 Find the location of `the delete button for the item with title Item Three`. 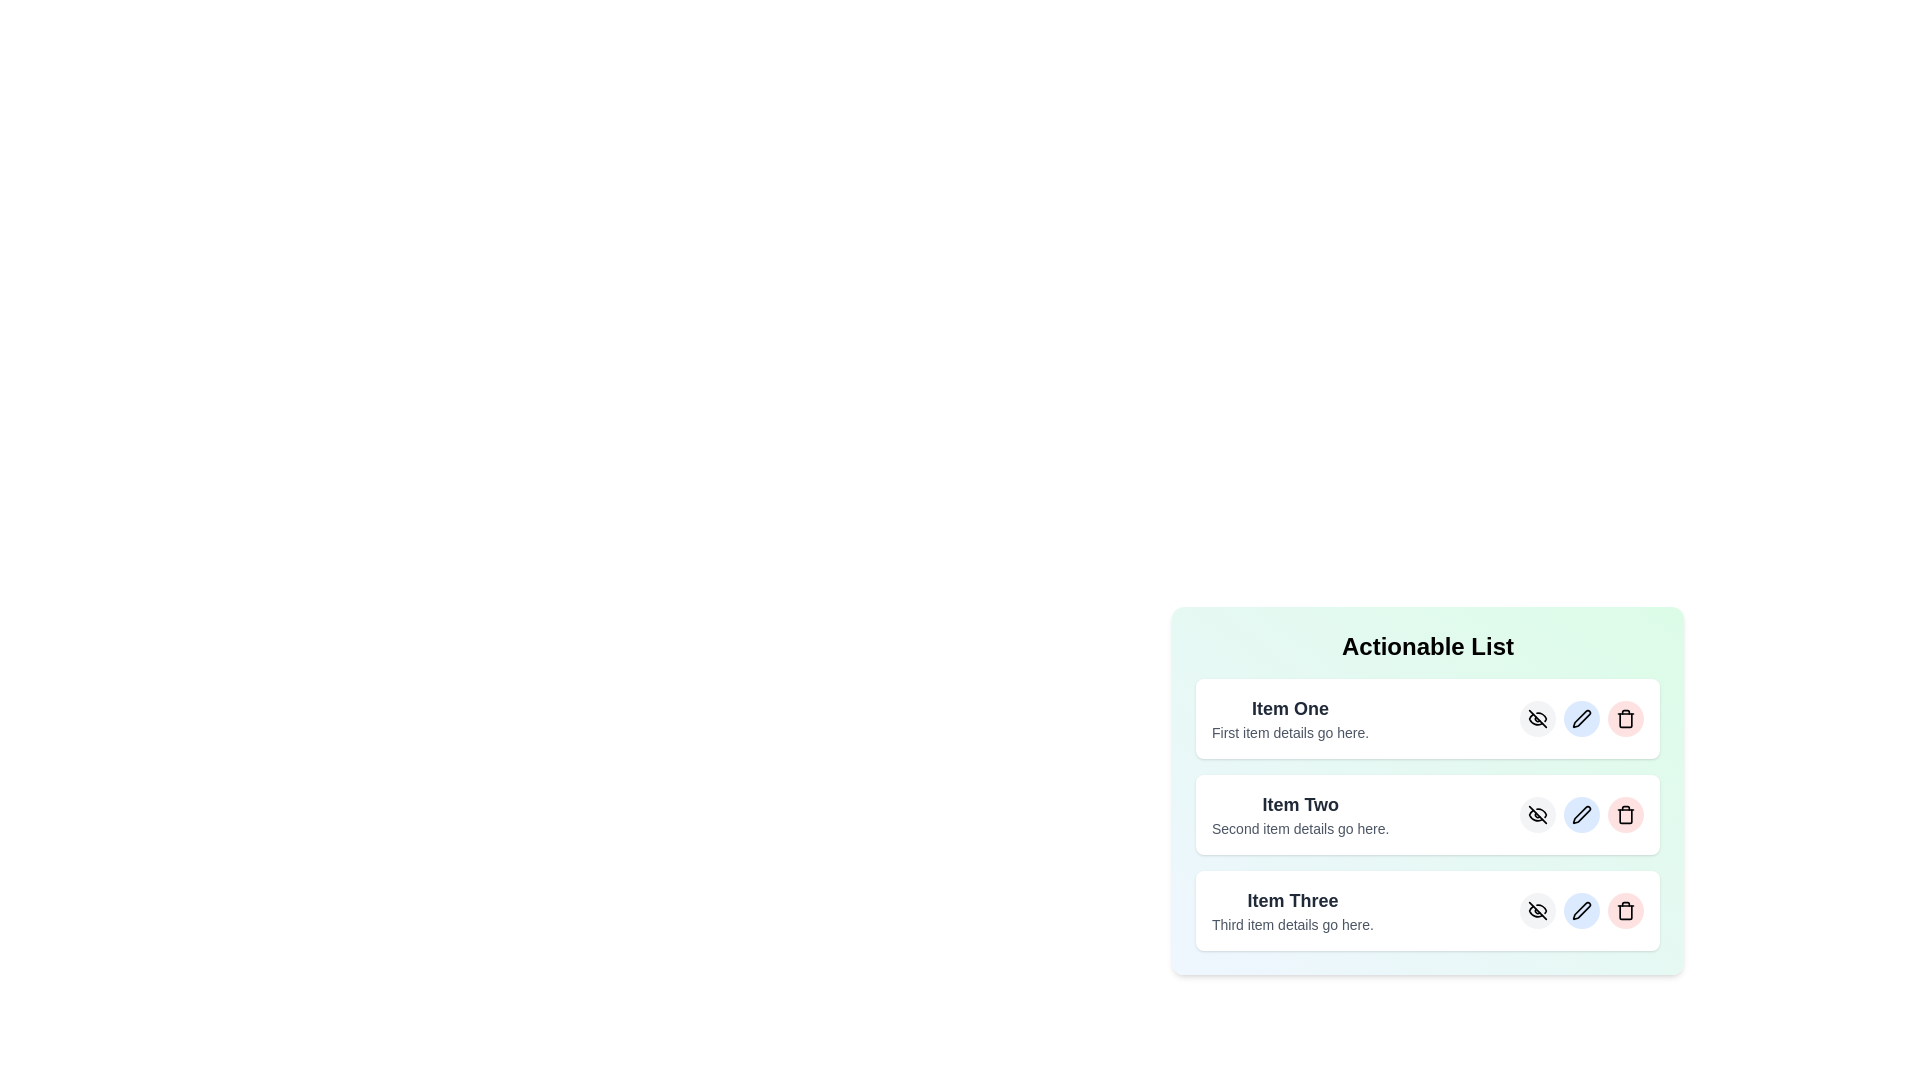

the delete button for the item with title Item Three is located at coordinates (1626, 910).